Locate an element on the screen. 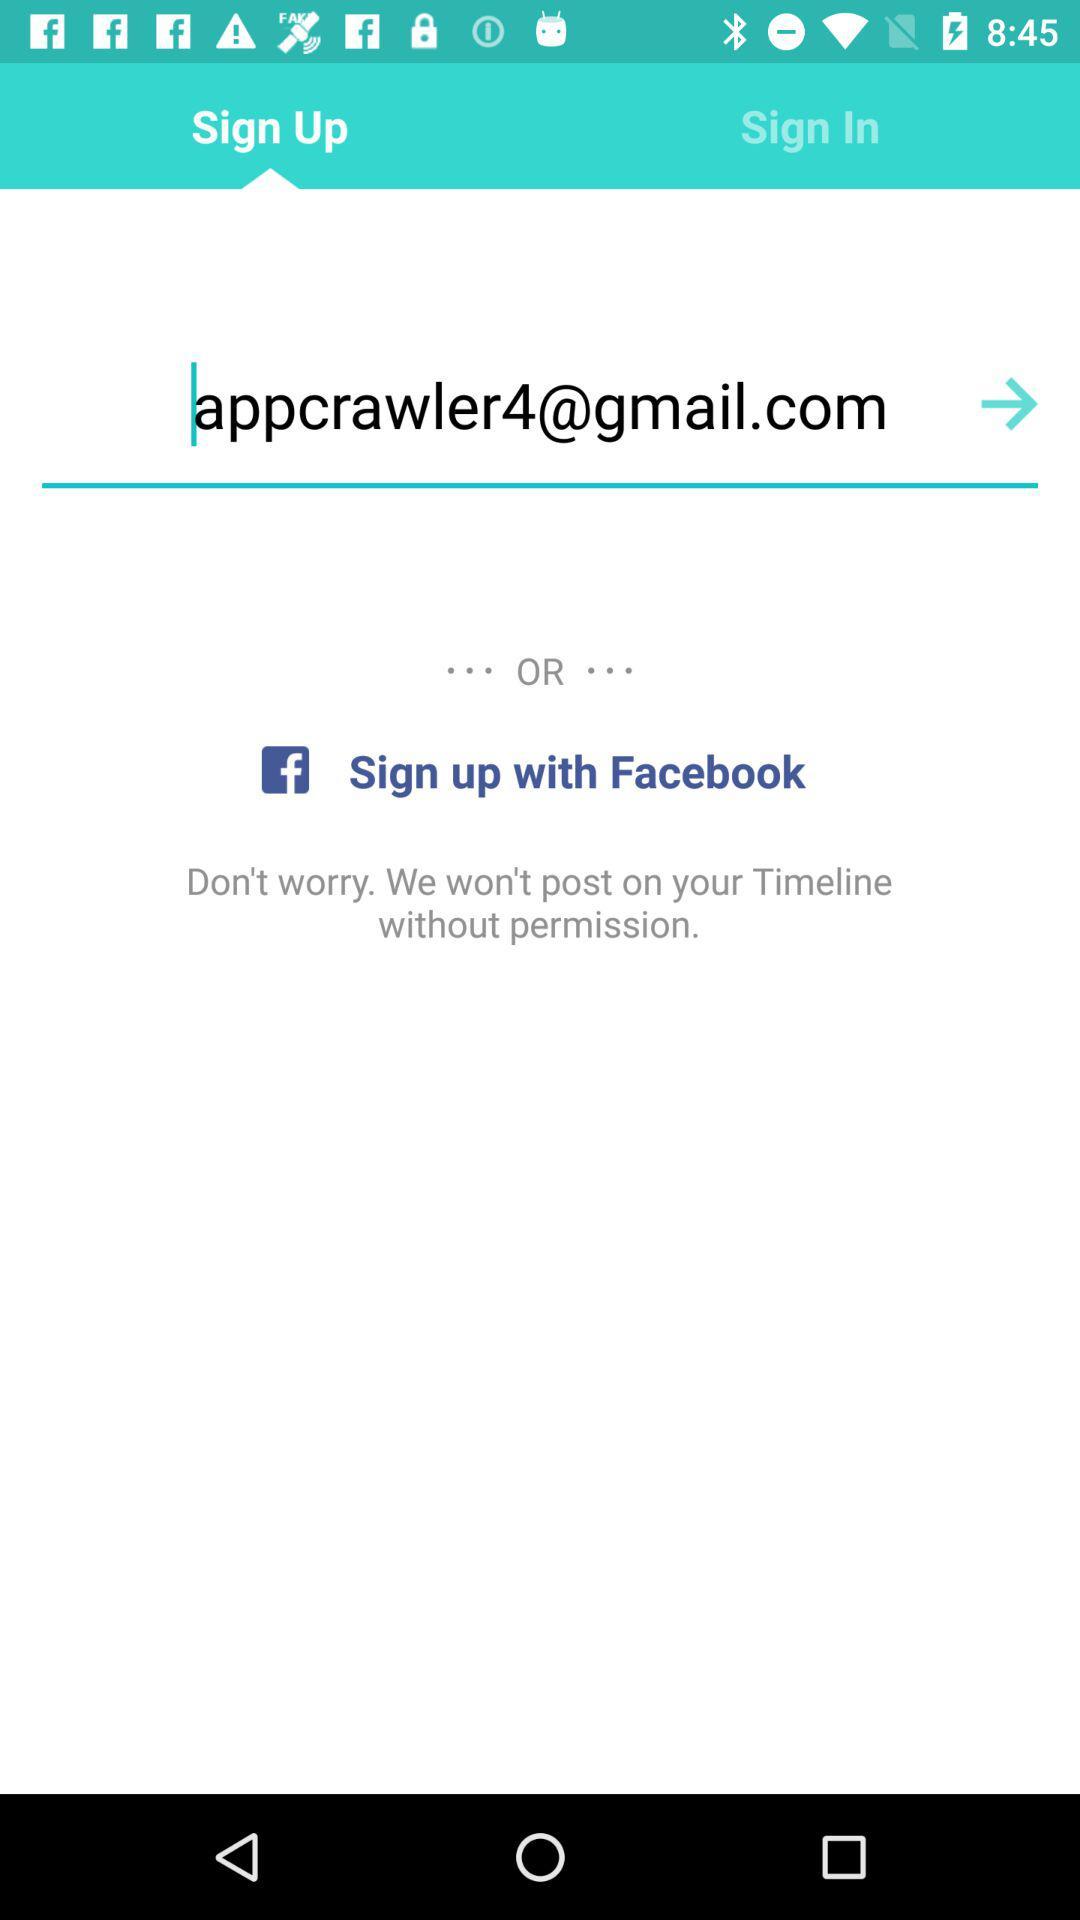 This screenshot has width=1080, height=1920. the icon to the right of the sign up is located at coordinates (810, 124).